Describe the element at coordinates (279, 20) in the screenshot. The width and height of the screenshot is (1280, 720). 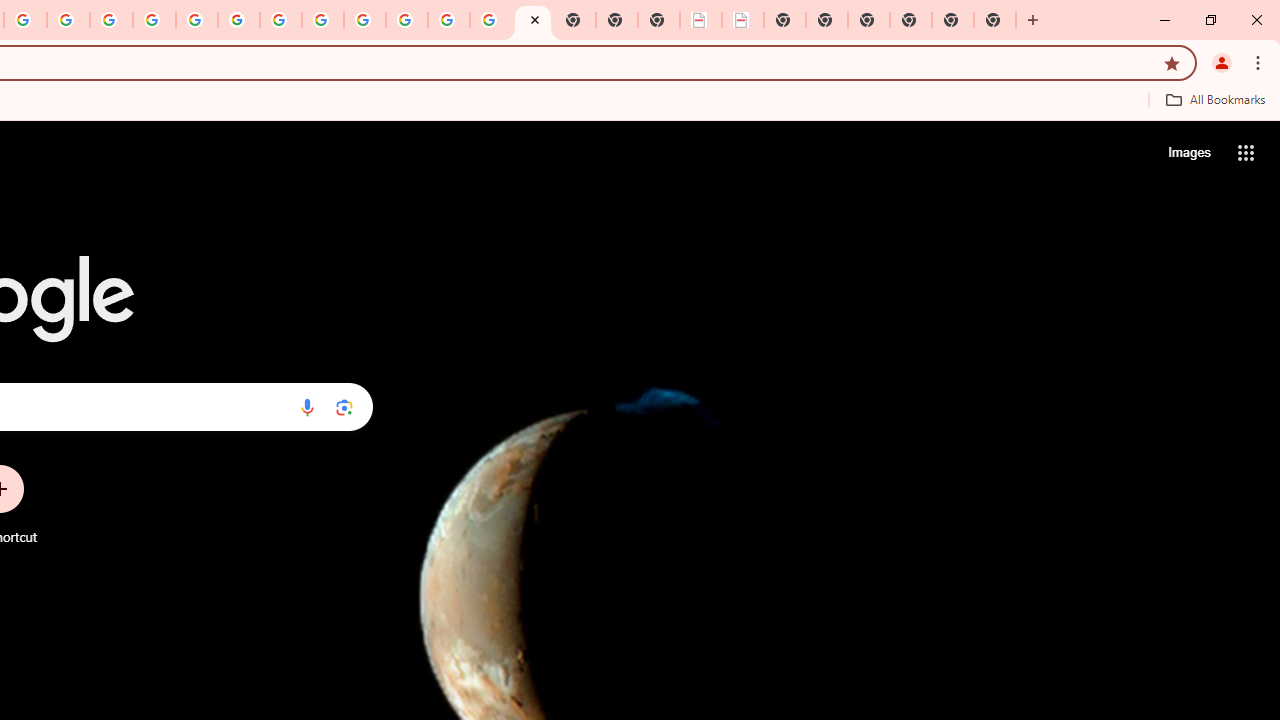
I see `'YouTube'` at that location.